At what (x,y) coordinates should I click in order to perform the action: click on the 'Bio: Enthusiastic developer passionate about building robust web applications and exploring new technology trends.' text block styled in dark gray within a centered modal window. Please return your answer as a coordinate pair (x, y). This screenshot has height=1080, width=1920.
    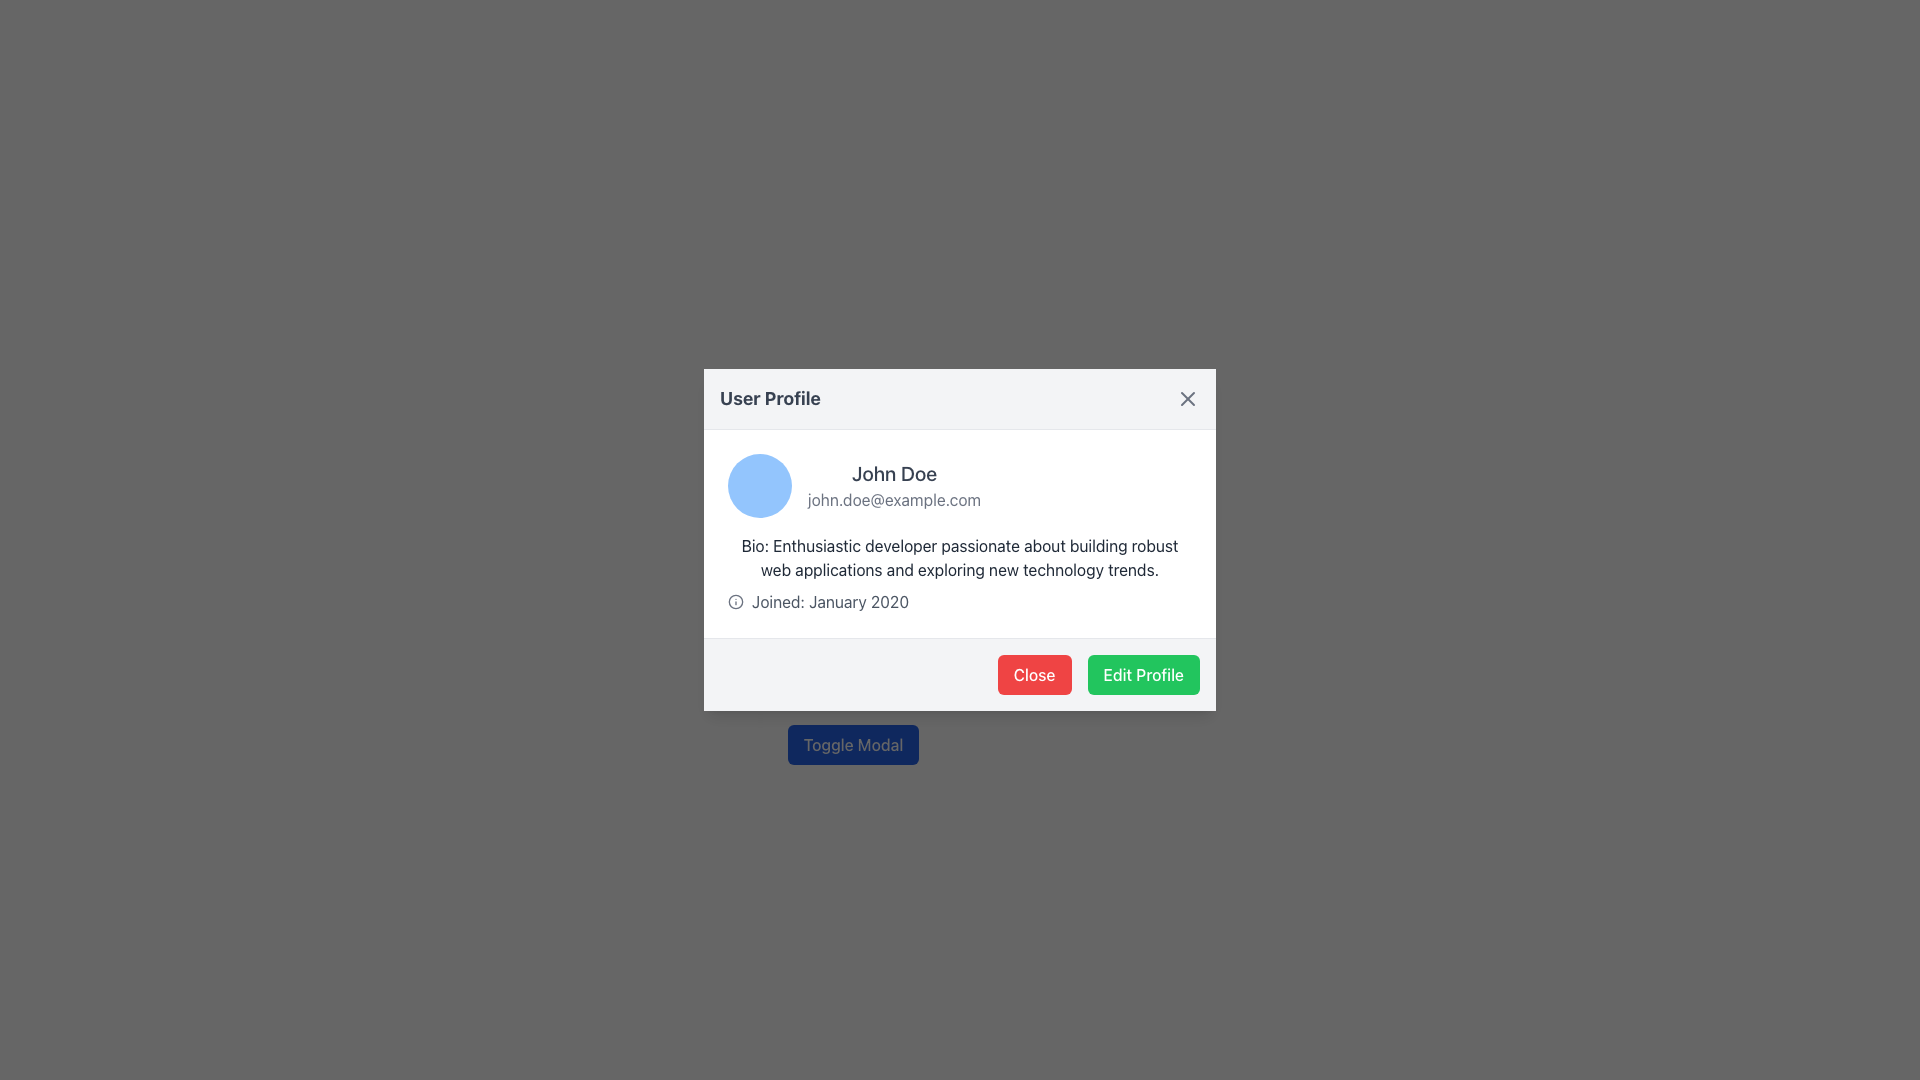
    Looking at the image, I should click on (960, 558).